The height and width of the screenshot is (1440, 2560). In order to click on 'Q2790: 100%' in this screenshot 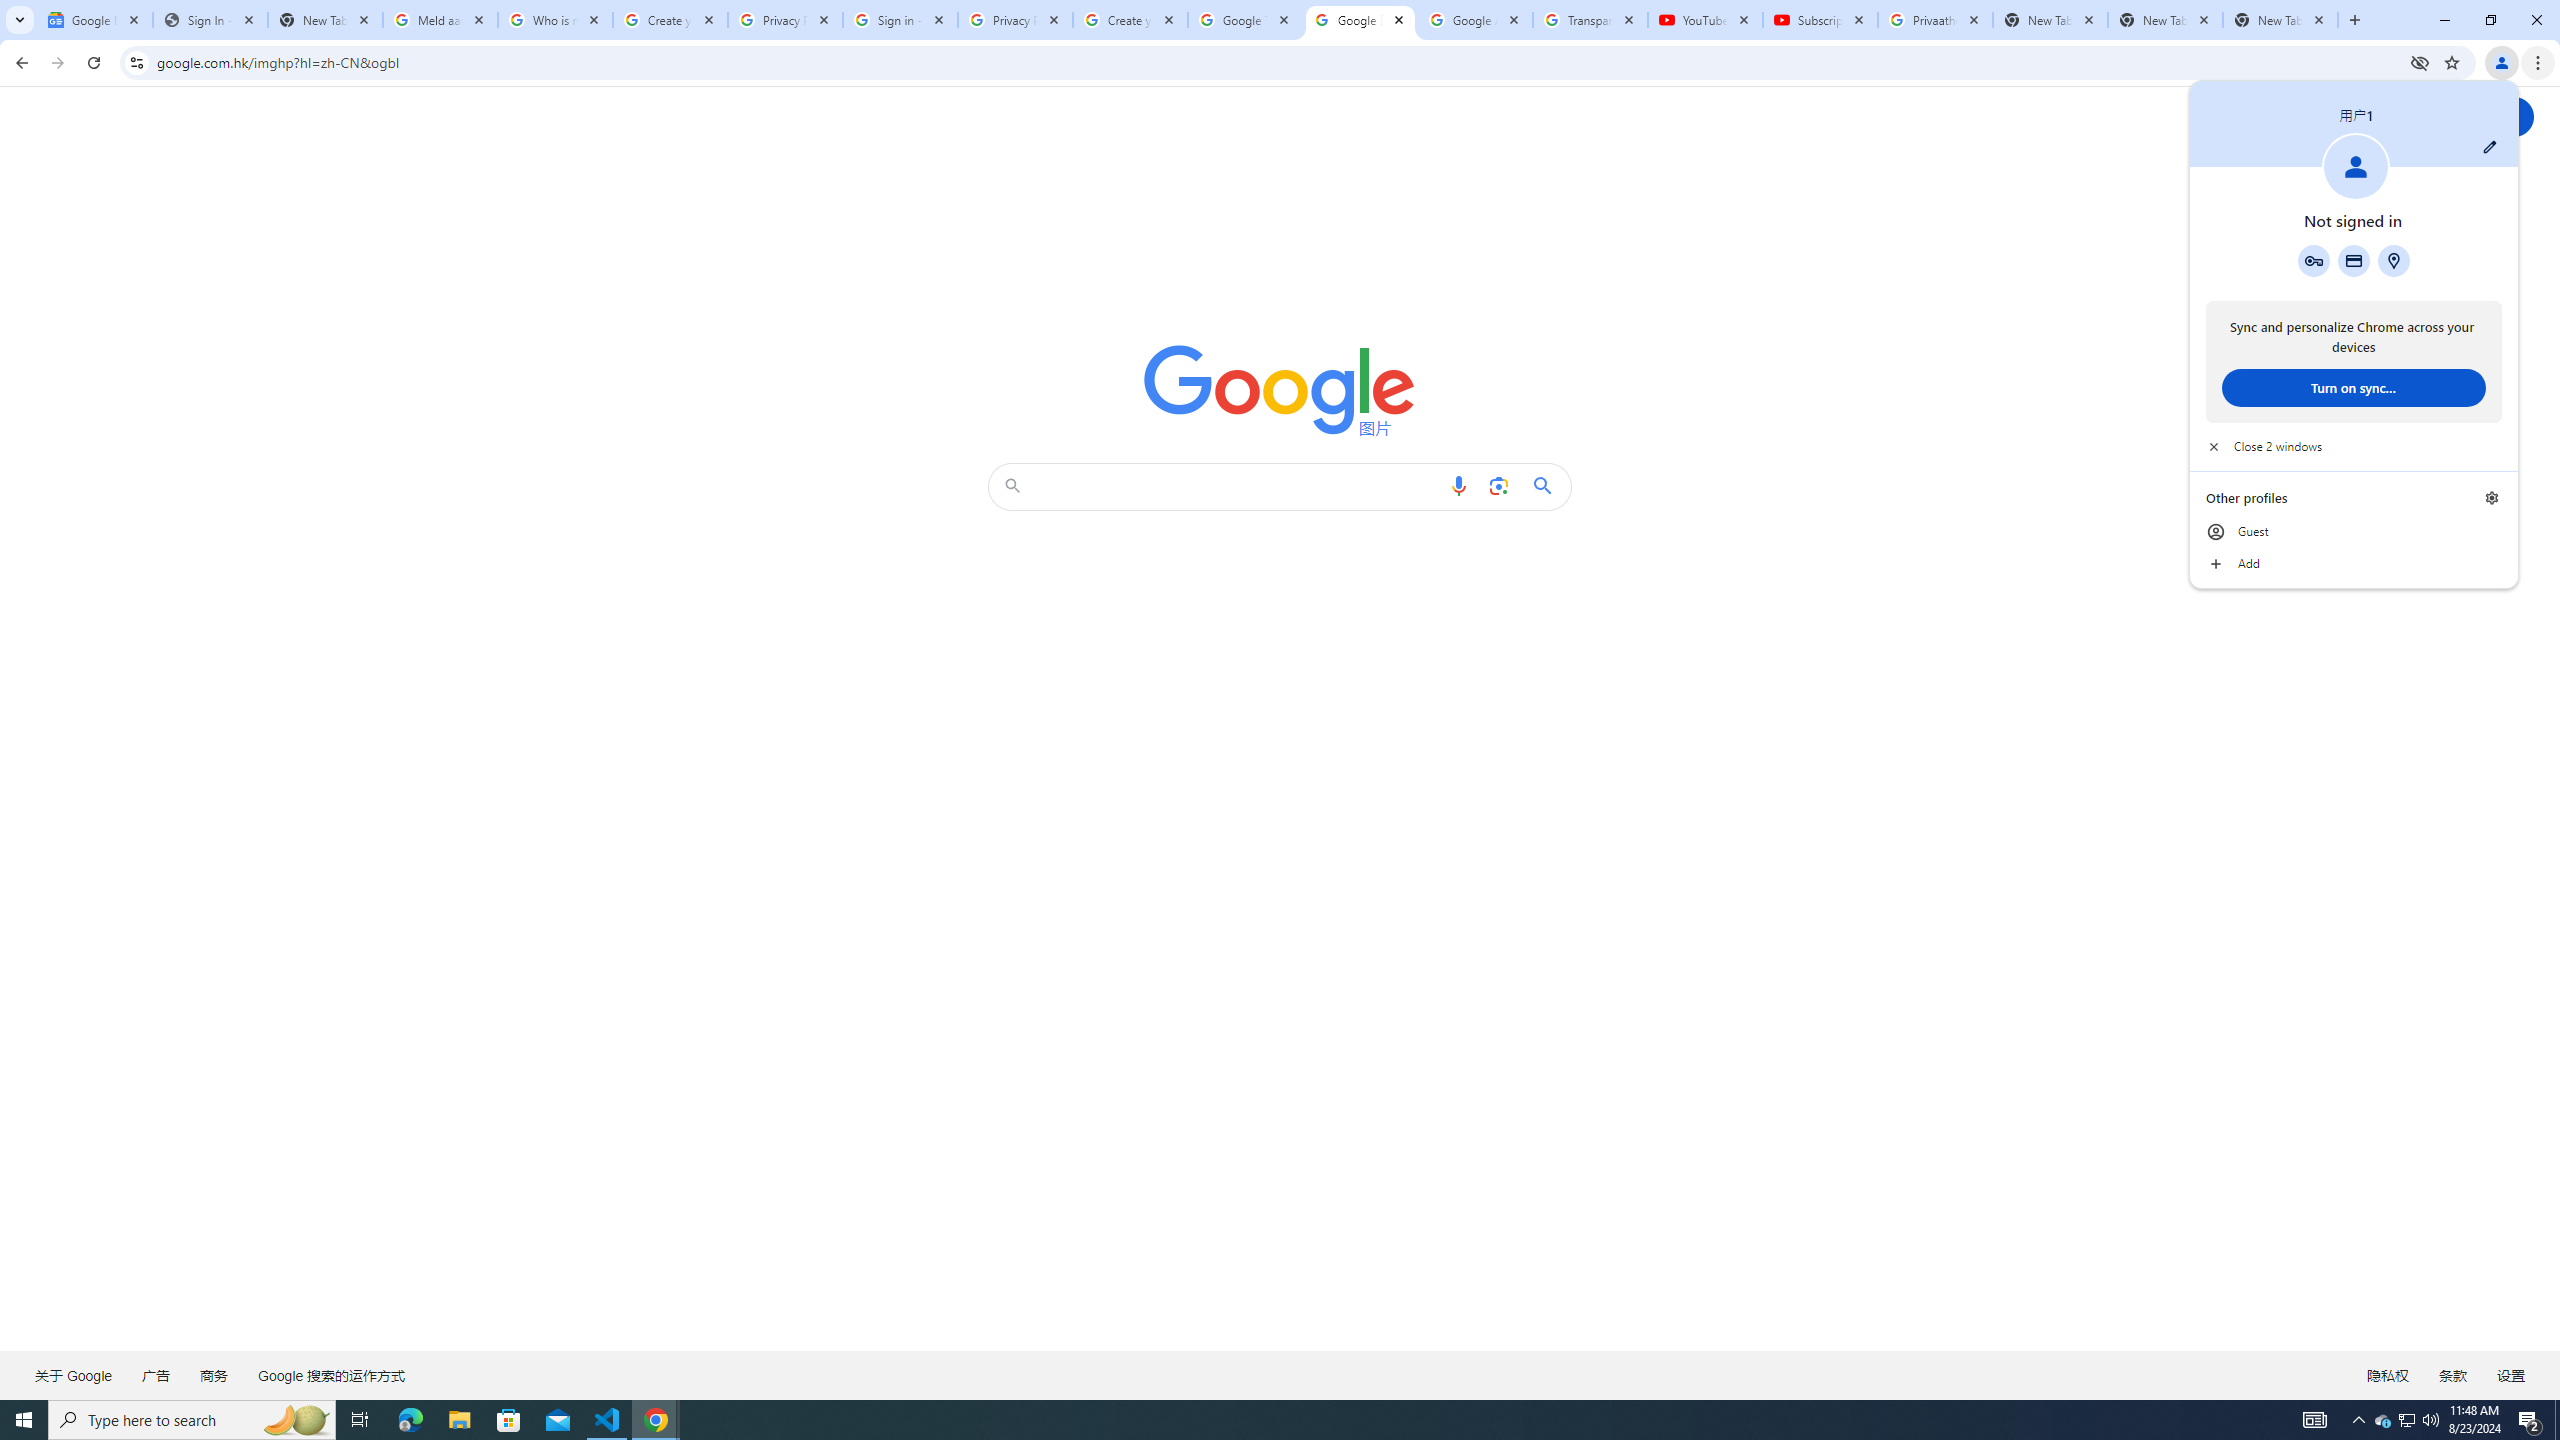, I will do `click(2429, 1418)`.